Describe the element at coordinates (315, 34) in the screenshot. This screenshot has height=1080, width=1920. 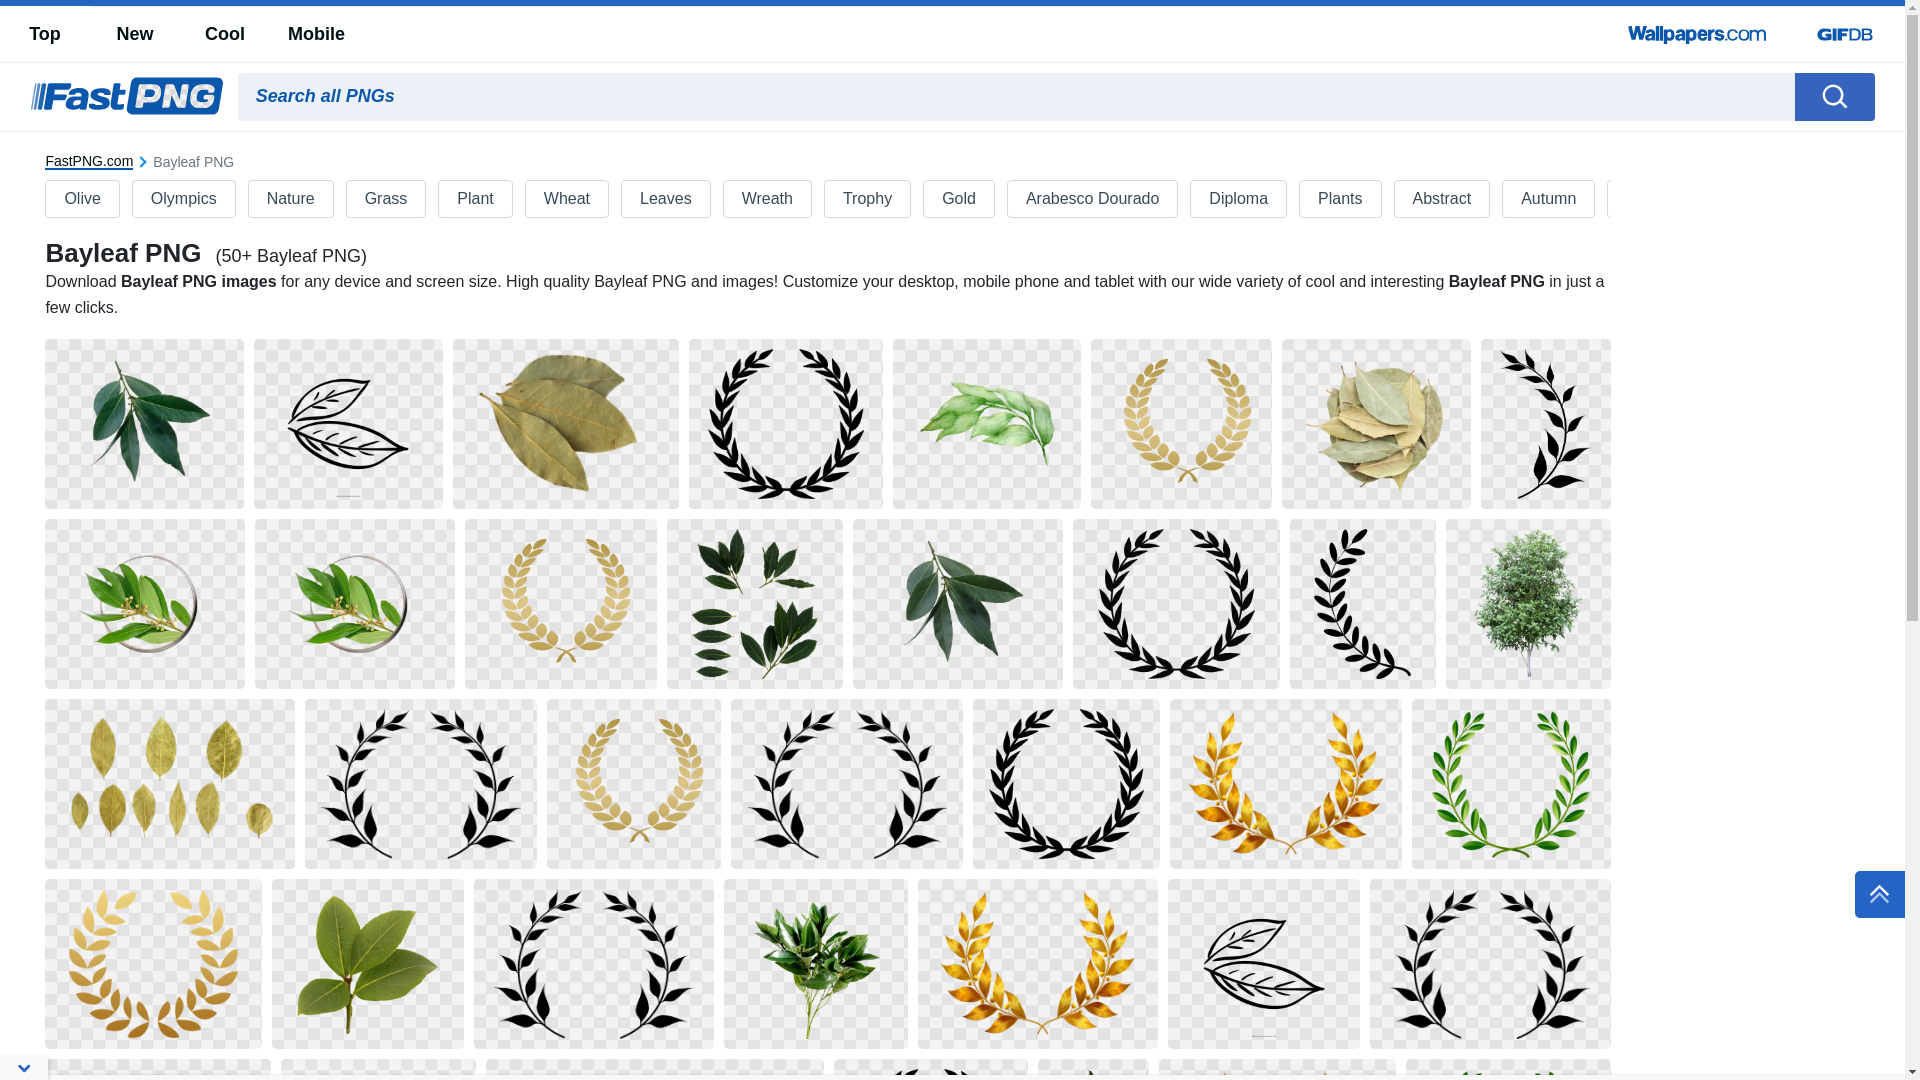
I see `'Mobile'` at that location.